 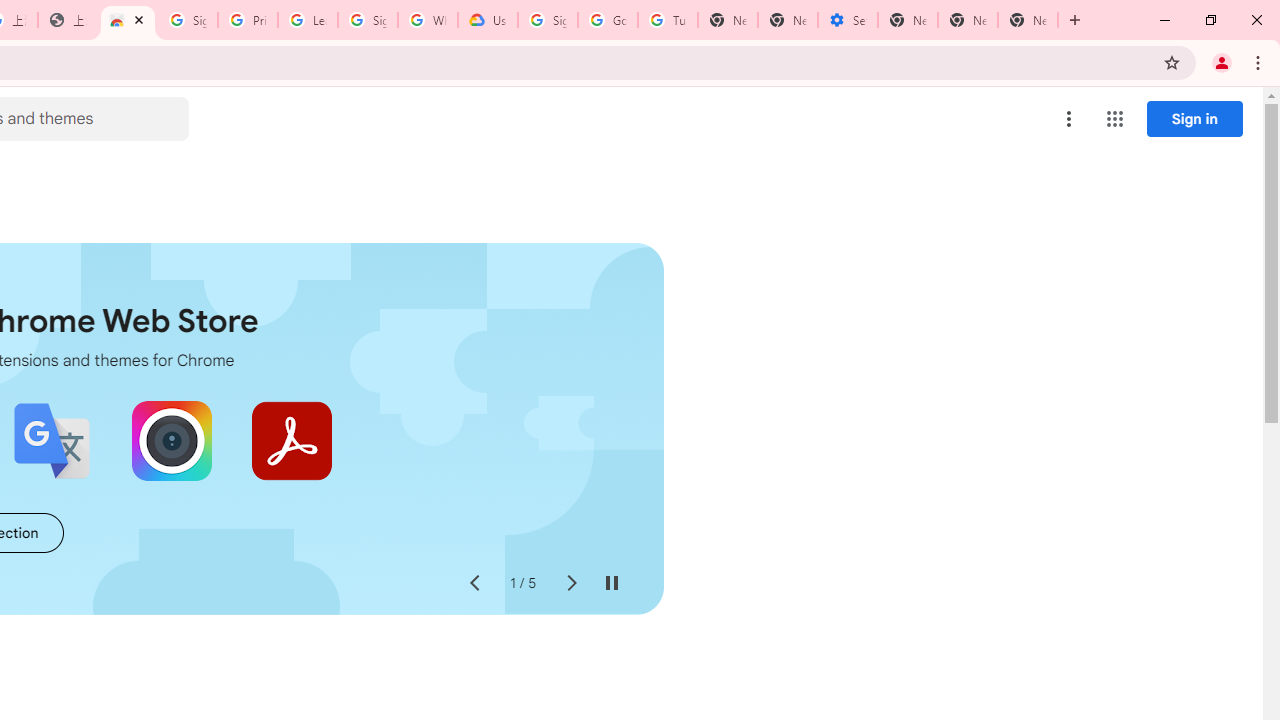 I want to click on 'Google Account Help', so click(x=607, y=20).